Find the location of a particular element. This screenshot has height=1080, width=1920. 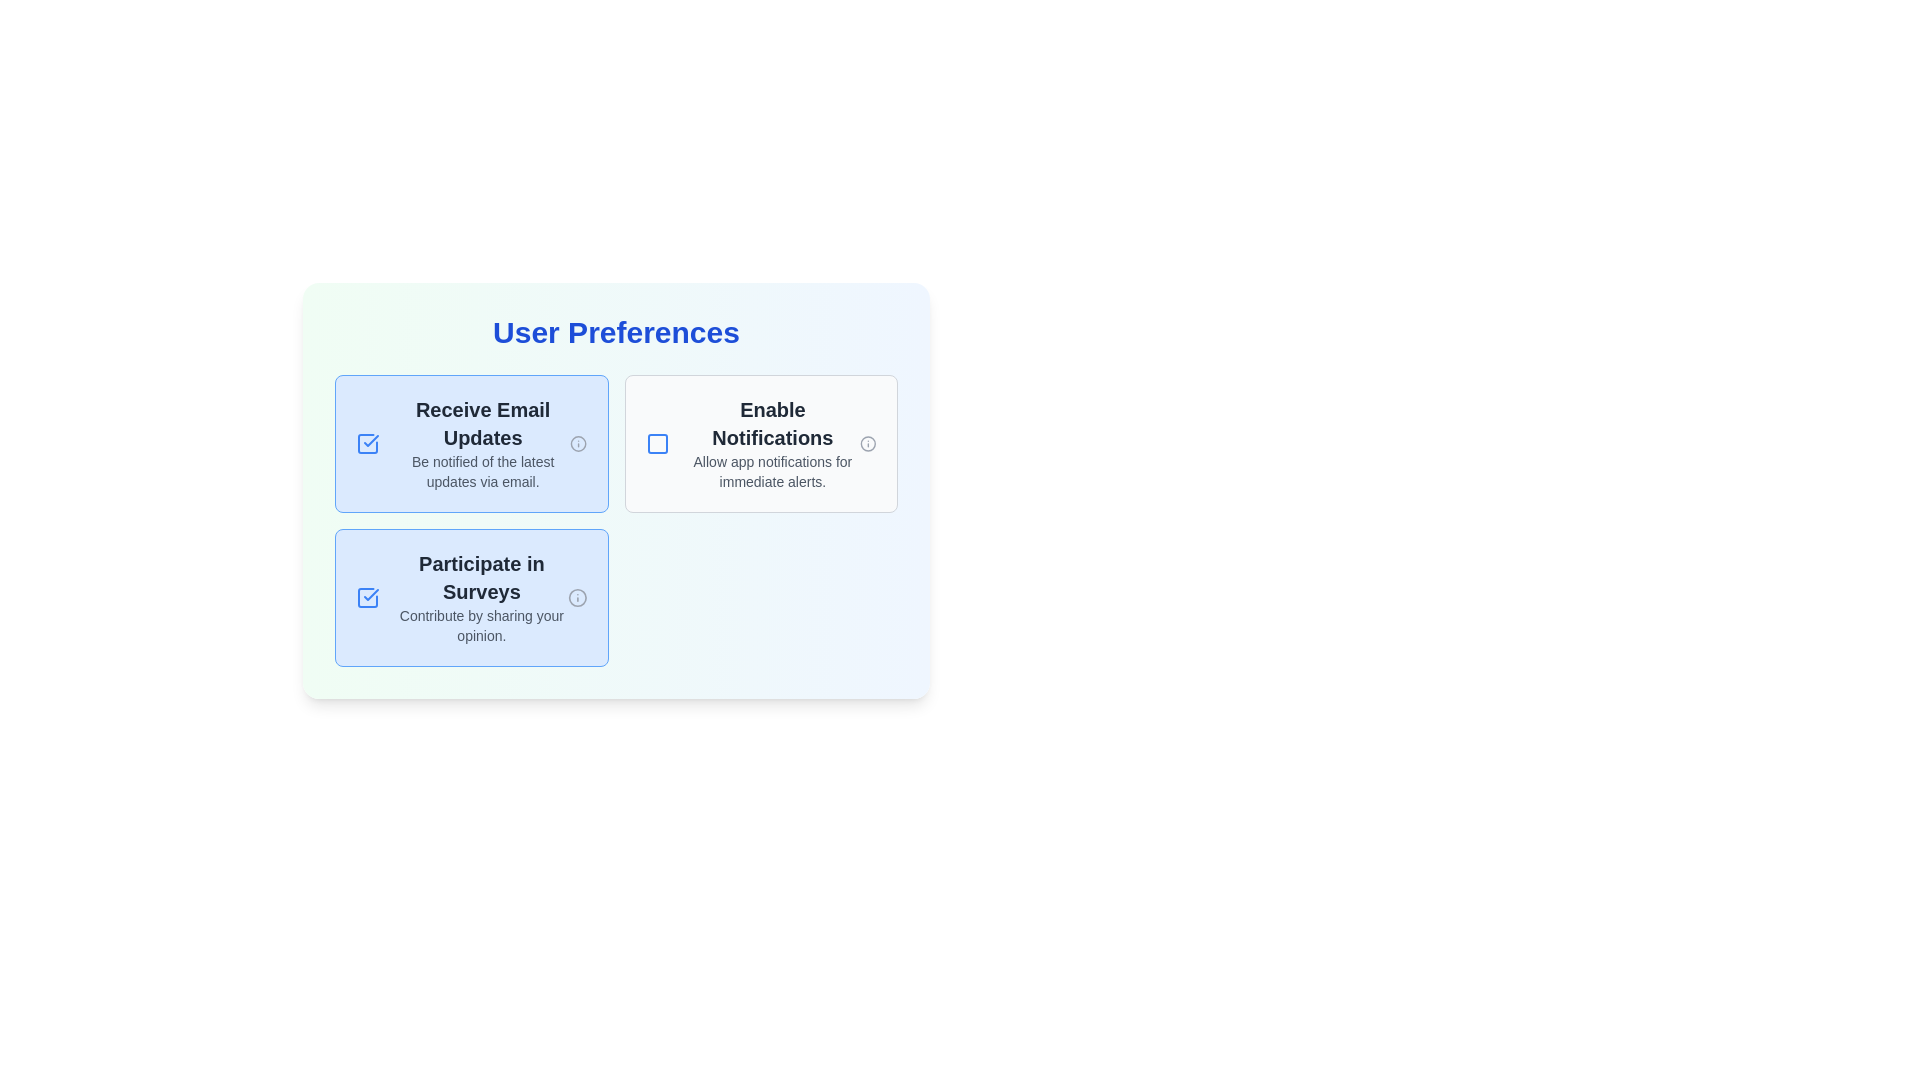

the information icon located in the upper right corner of the 'Receive Email Updates' section is located at coordinates (577, 442).